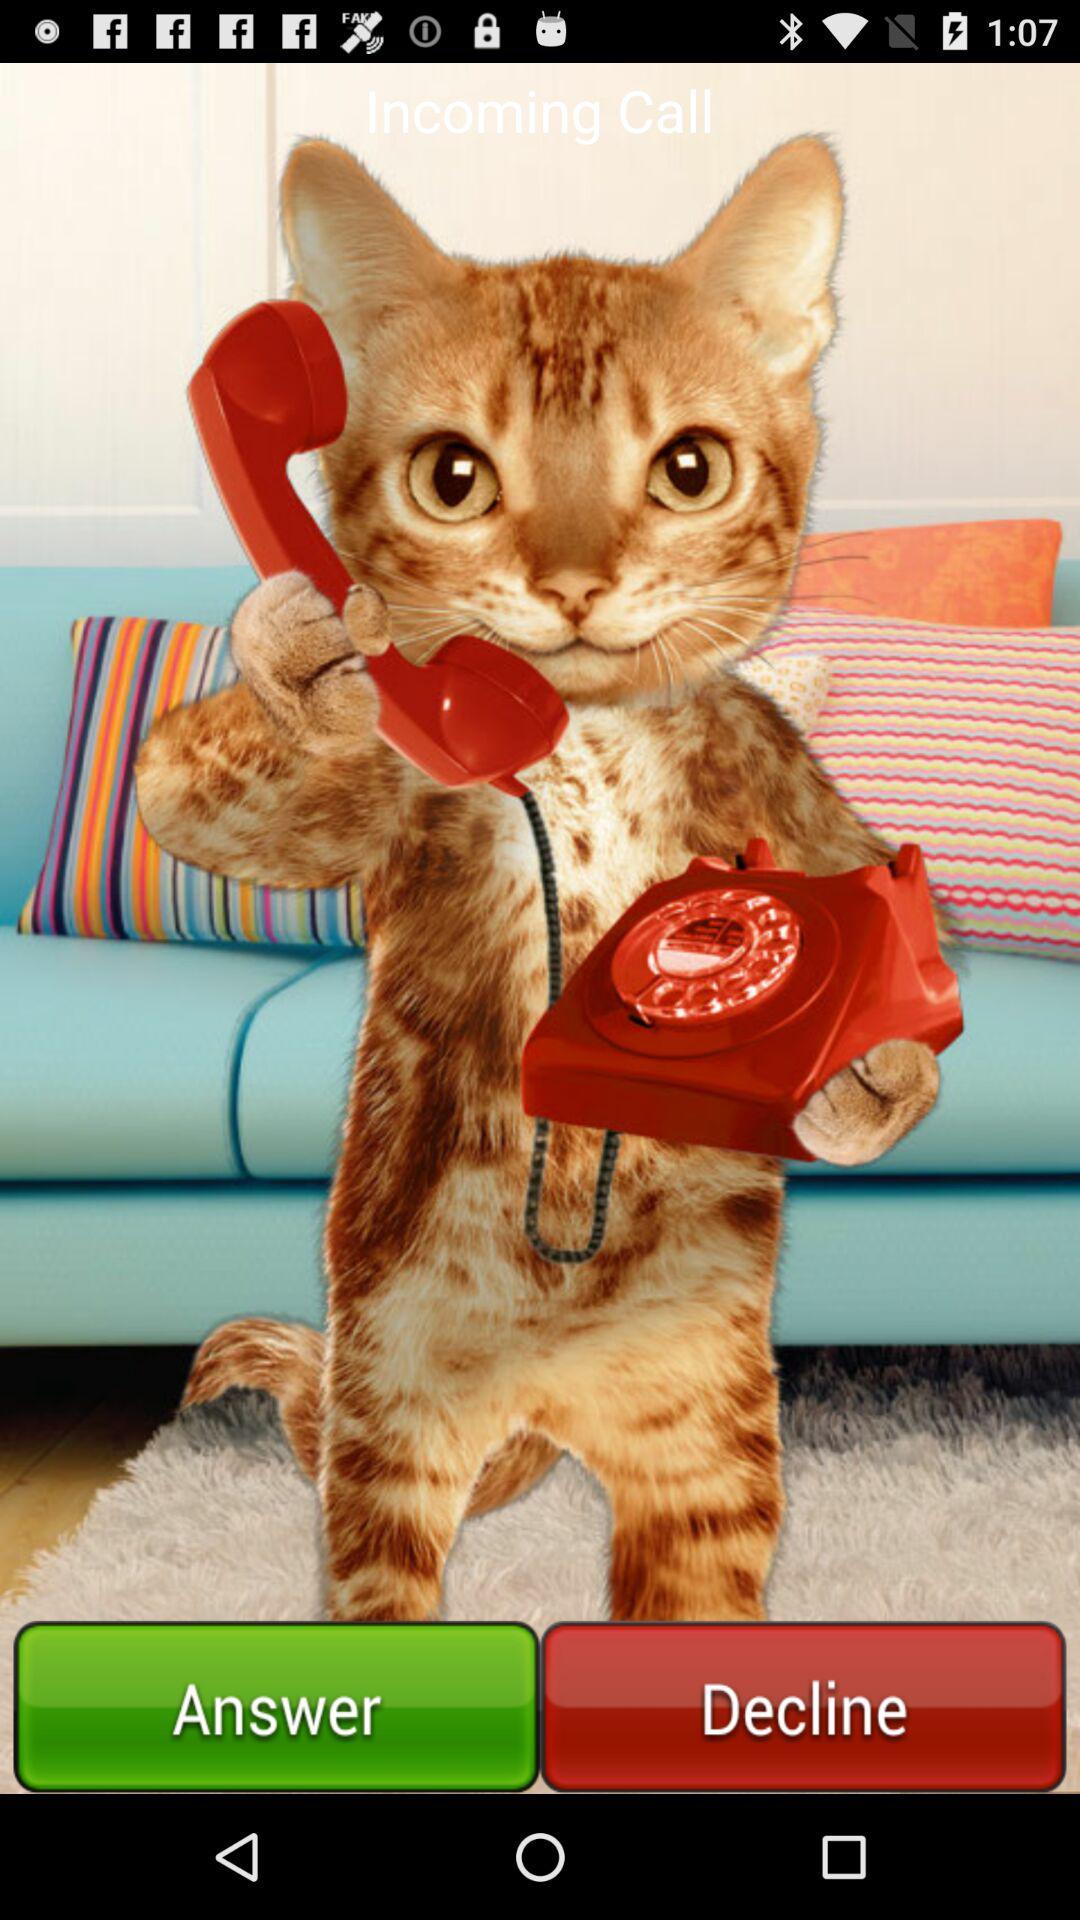 The image size is (1080, 1920). Describe the element at coordinates (802, 1706) in the screenshot. I see `declines phone call` at that location.